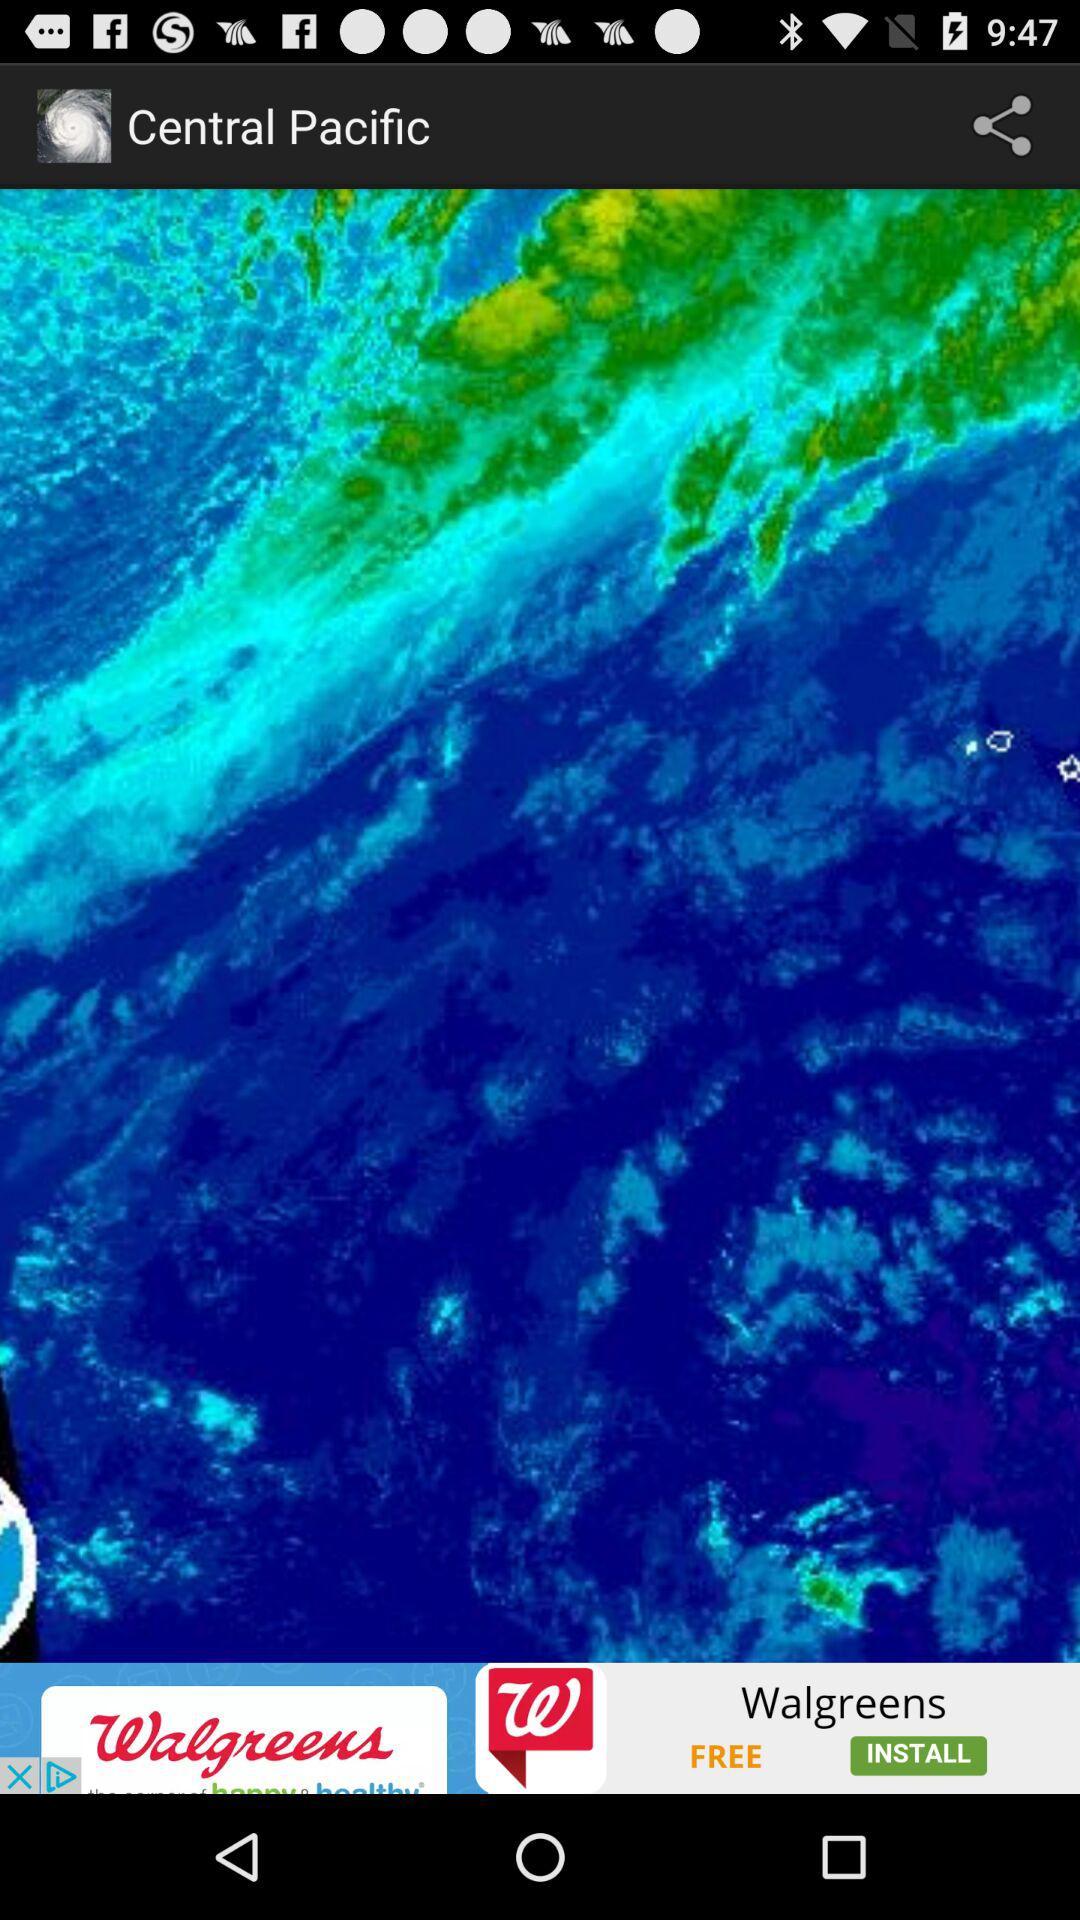 This screenshot has height=1920, width=1080. I want to click on install the app, so click(540, 1727).